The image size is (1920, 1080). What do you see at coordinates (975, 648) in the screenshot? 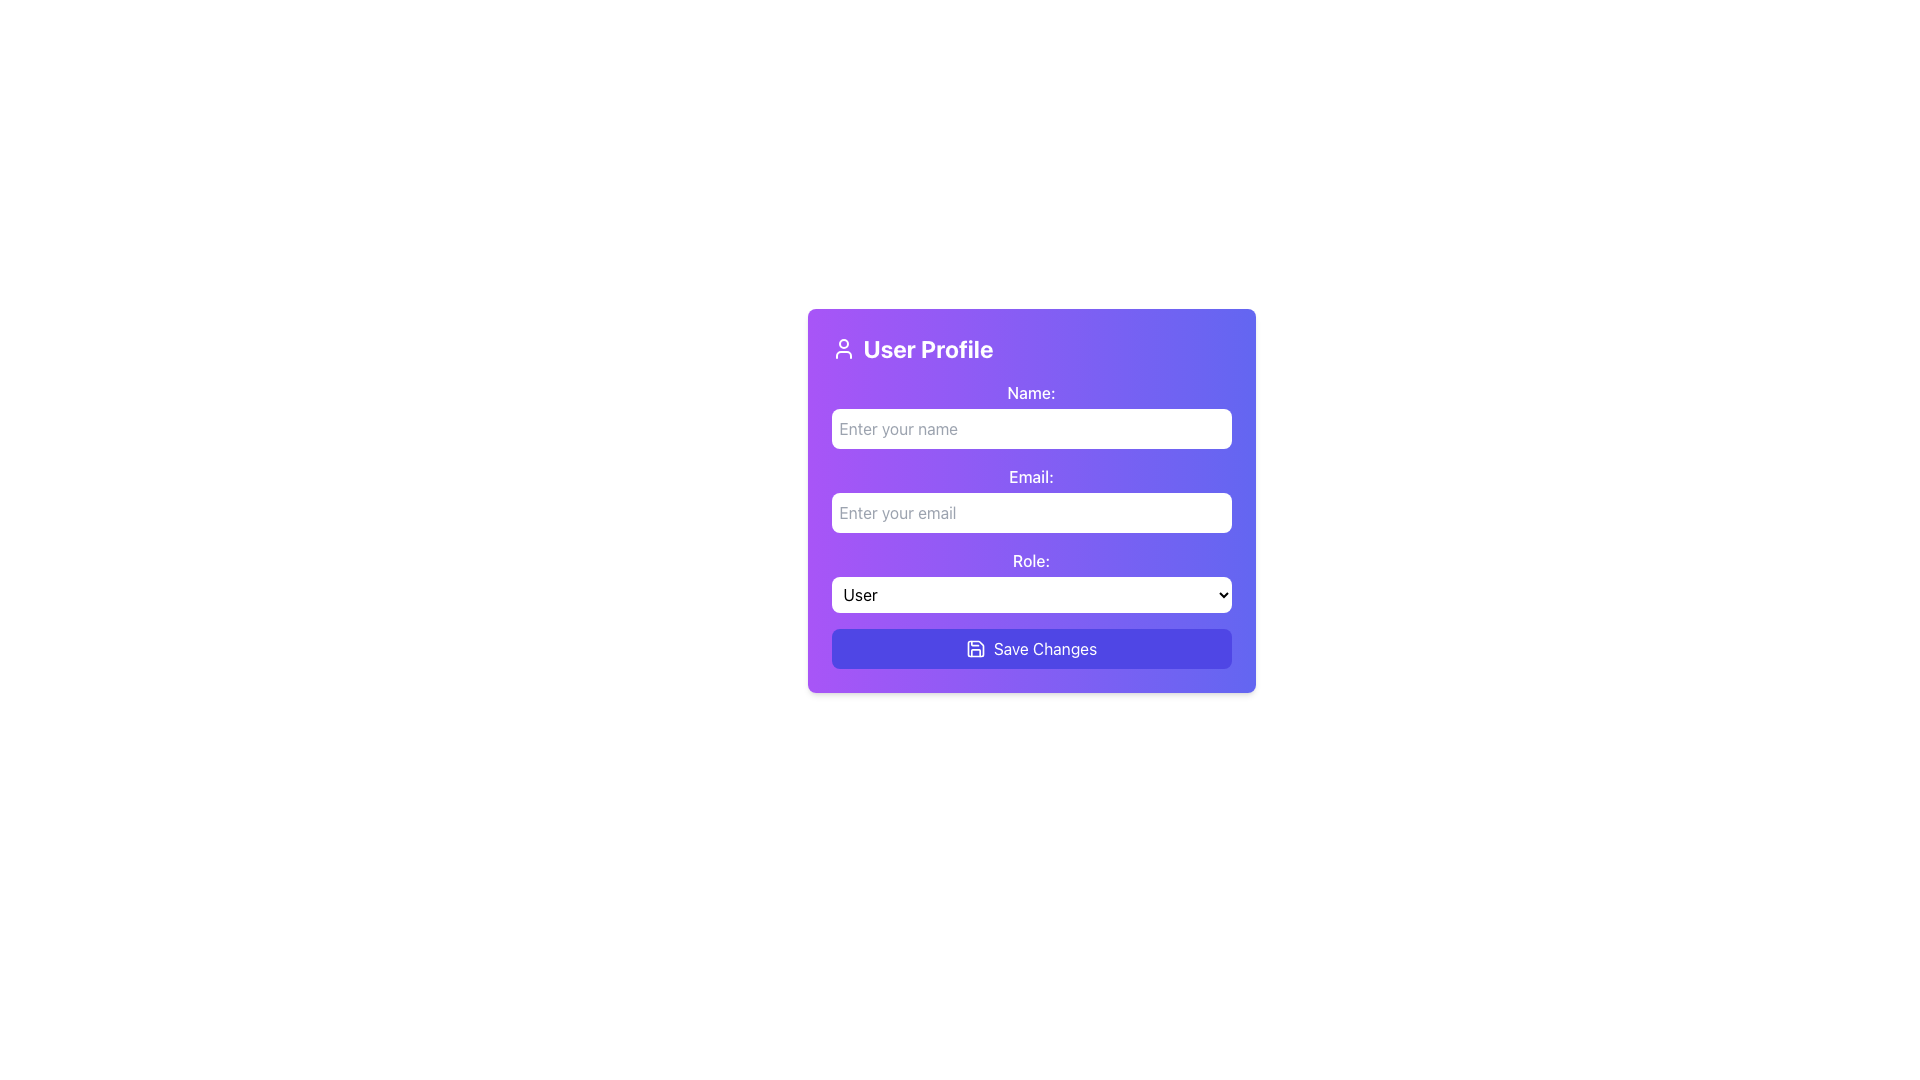
I see `the Decorative Icon that resembles a floppy disk, part of the 'Save Changes' button with a blue background, located at the bottom right of the user profile dialog box` at bounding box center [975, 648].